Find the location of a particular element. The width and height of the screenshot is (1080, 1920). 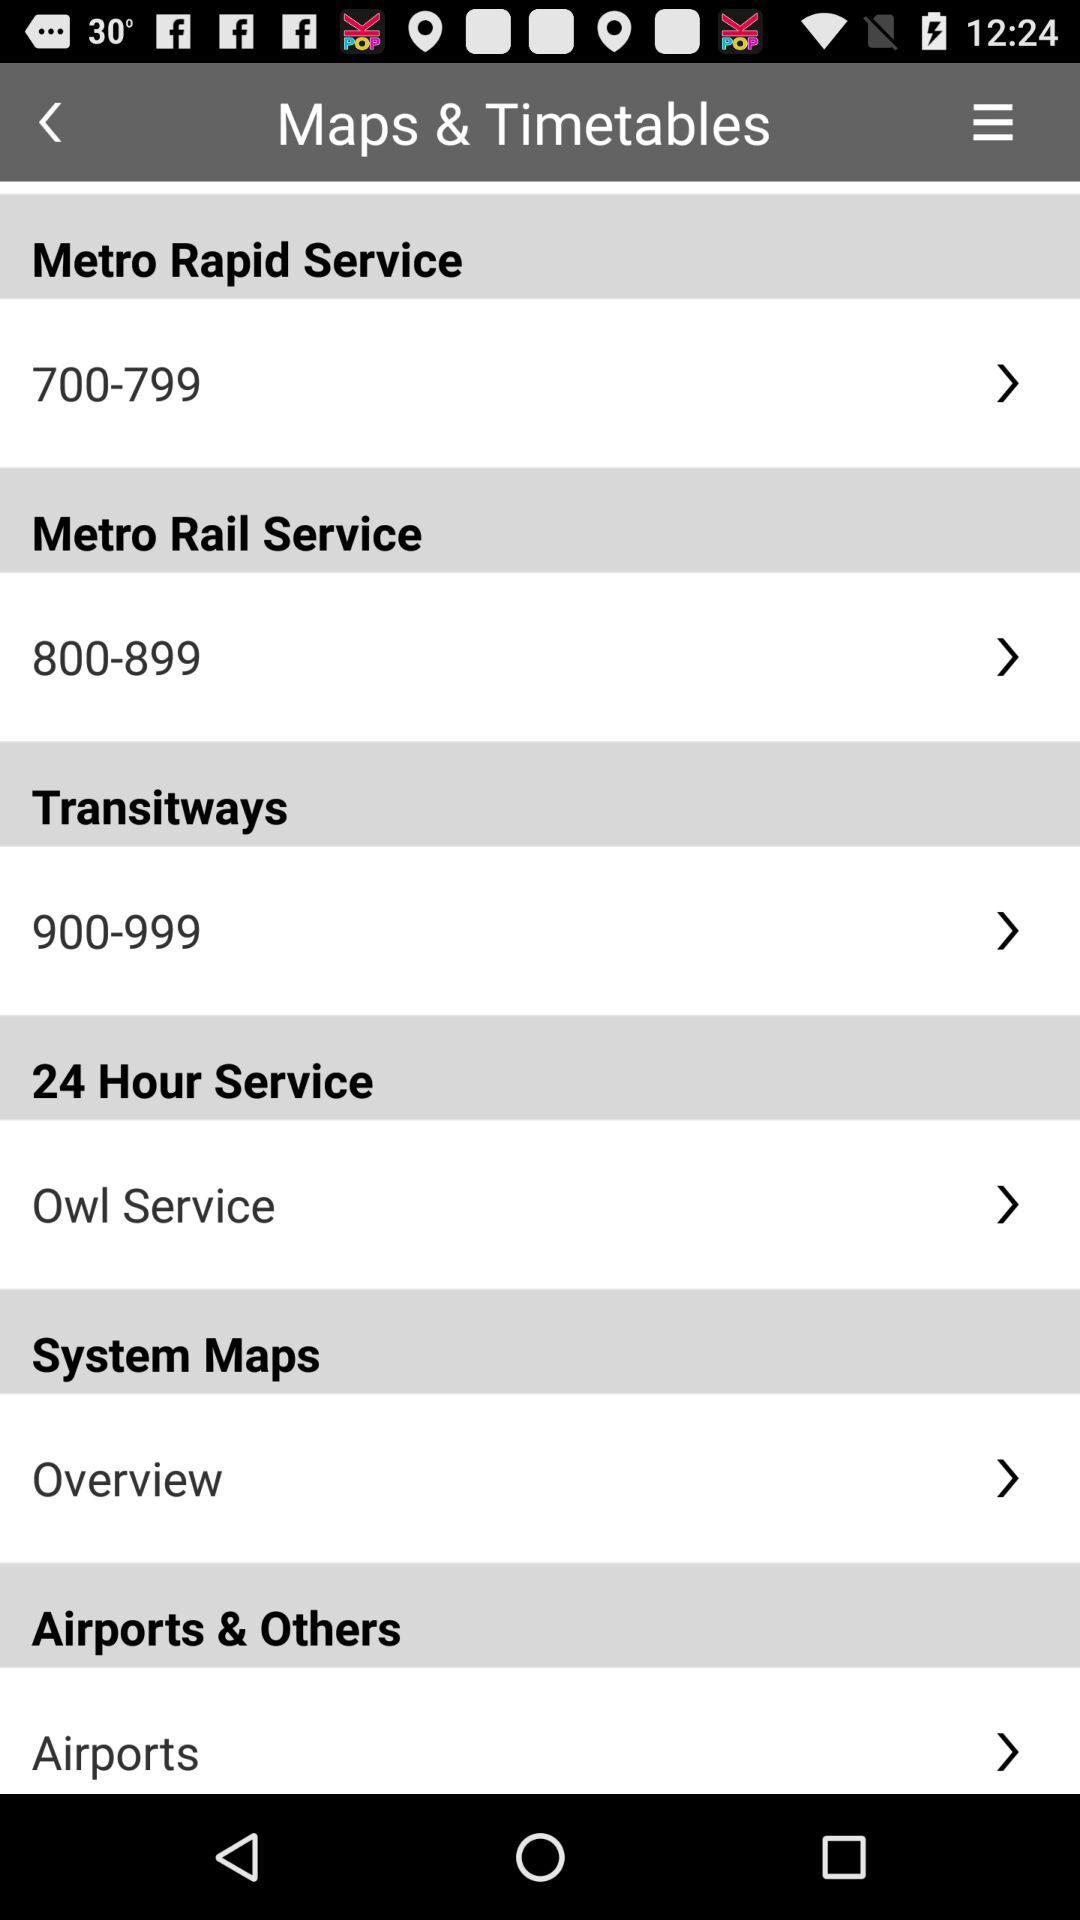

icon below metro rail service icon is located at coordinates (495, 656).